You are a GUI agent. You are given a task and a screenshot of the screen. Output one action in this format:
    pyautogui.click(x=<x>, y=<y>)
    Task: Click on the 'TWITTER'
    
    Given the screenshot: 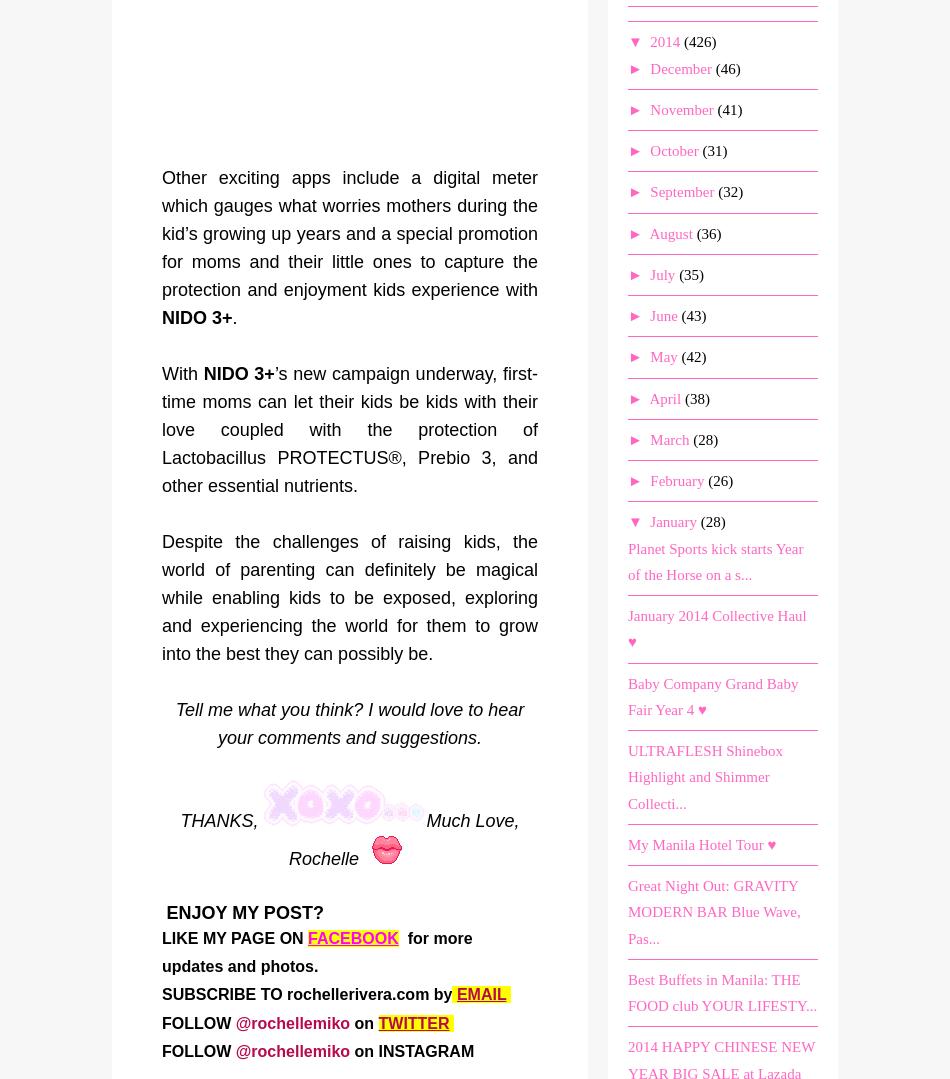 What is the action you would take?
    pyautogui.click(x=412, y=1023)
    